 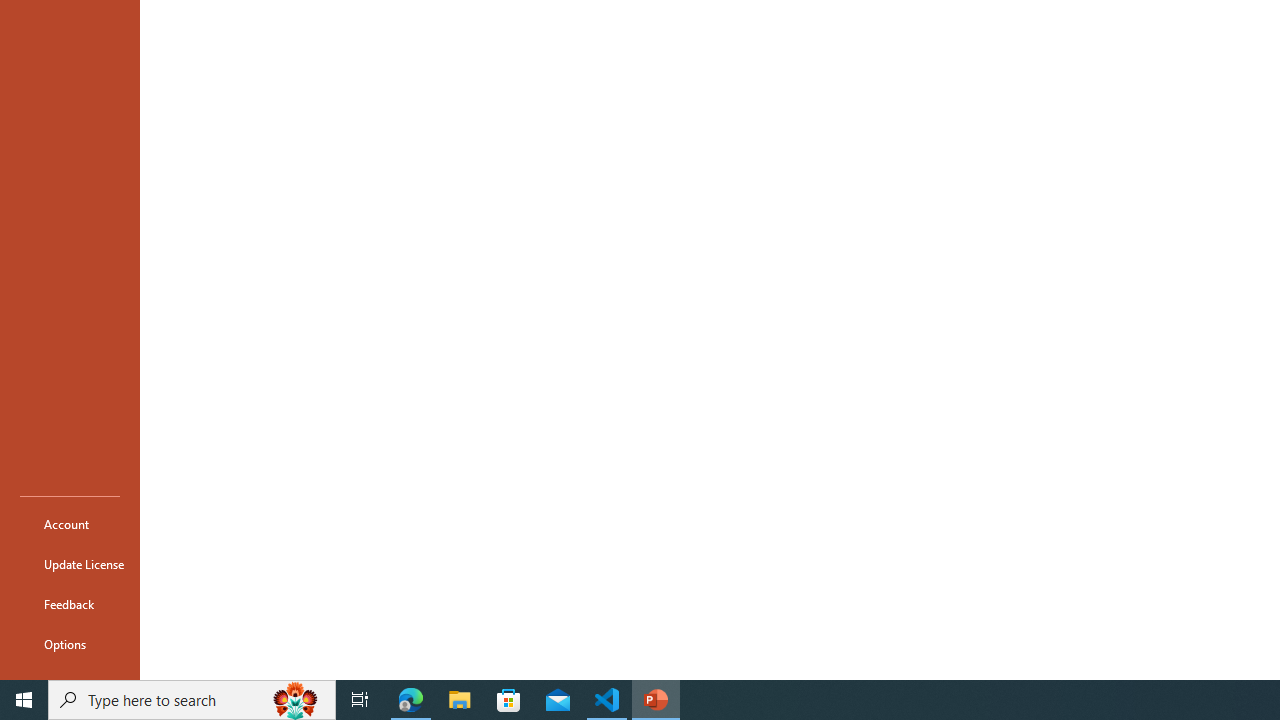 I want to click on 'Options', so click(x=69, y=644).